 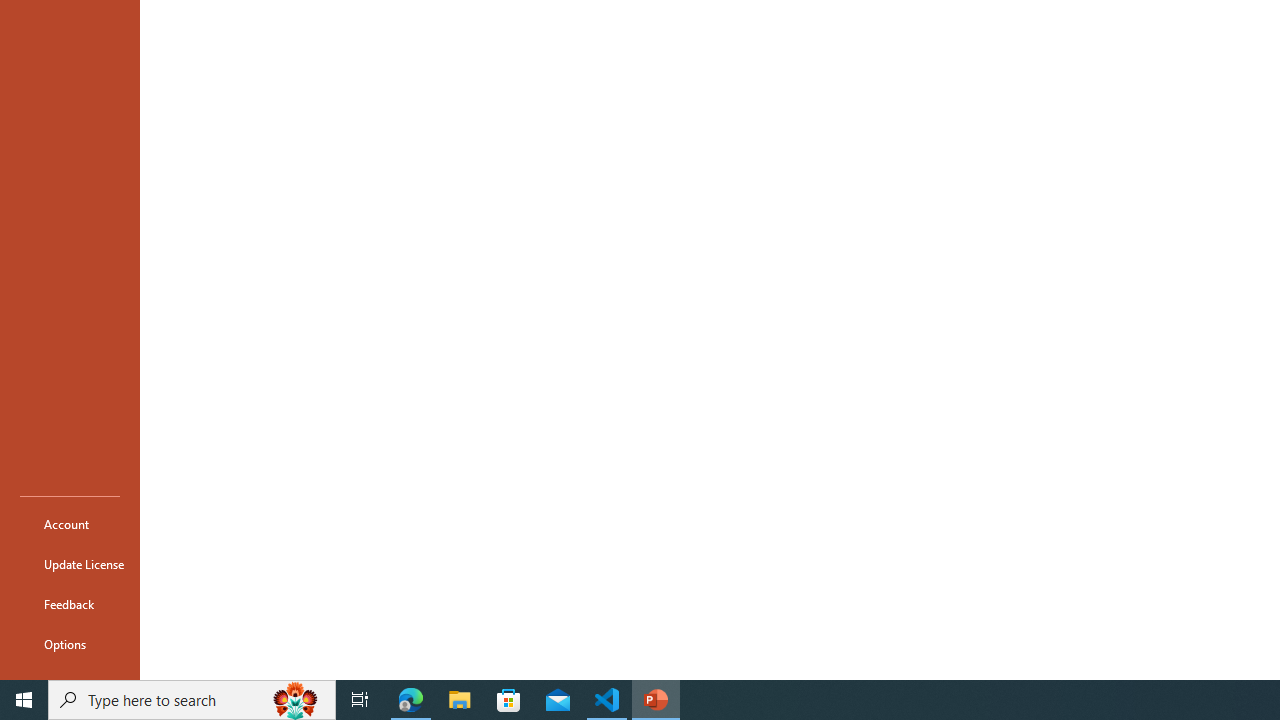 I want to click on 'Options', so click(x=69, y=644).